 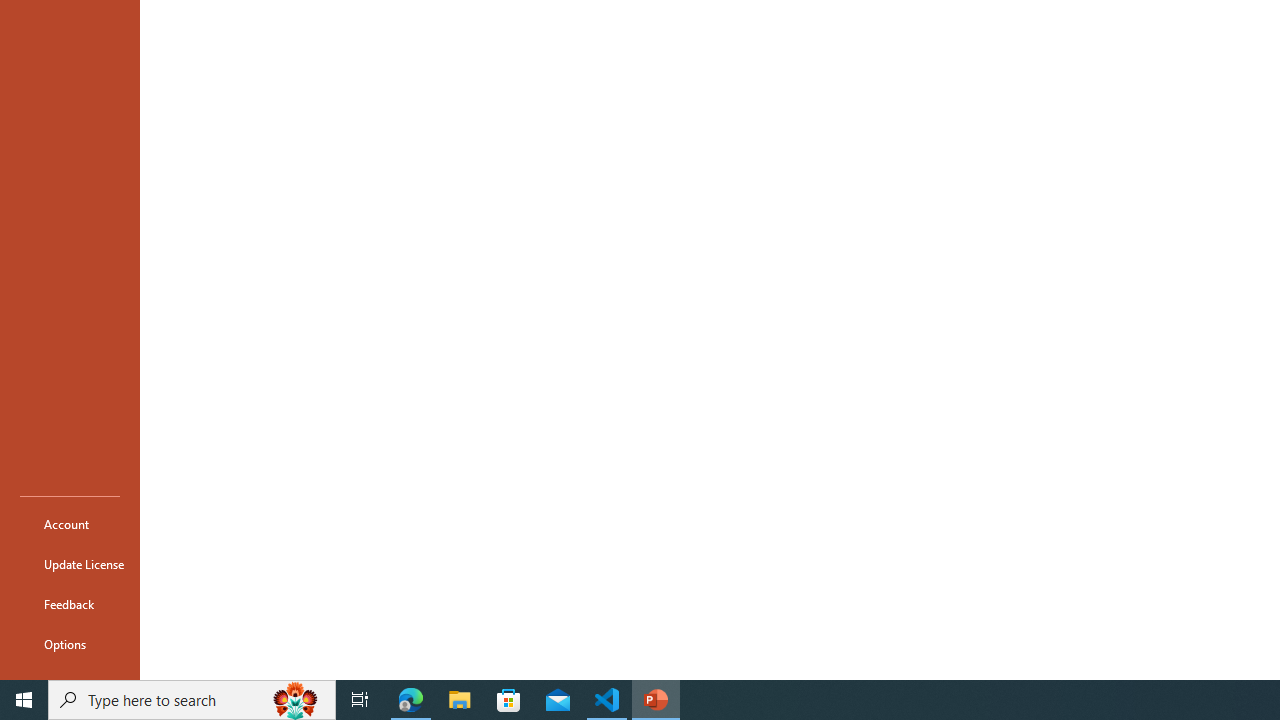 I want to click on 'Options', so click(x=69, y=644).